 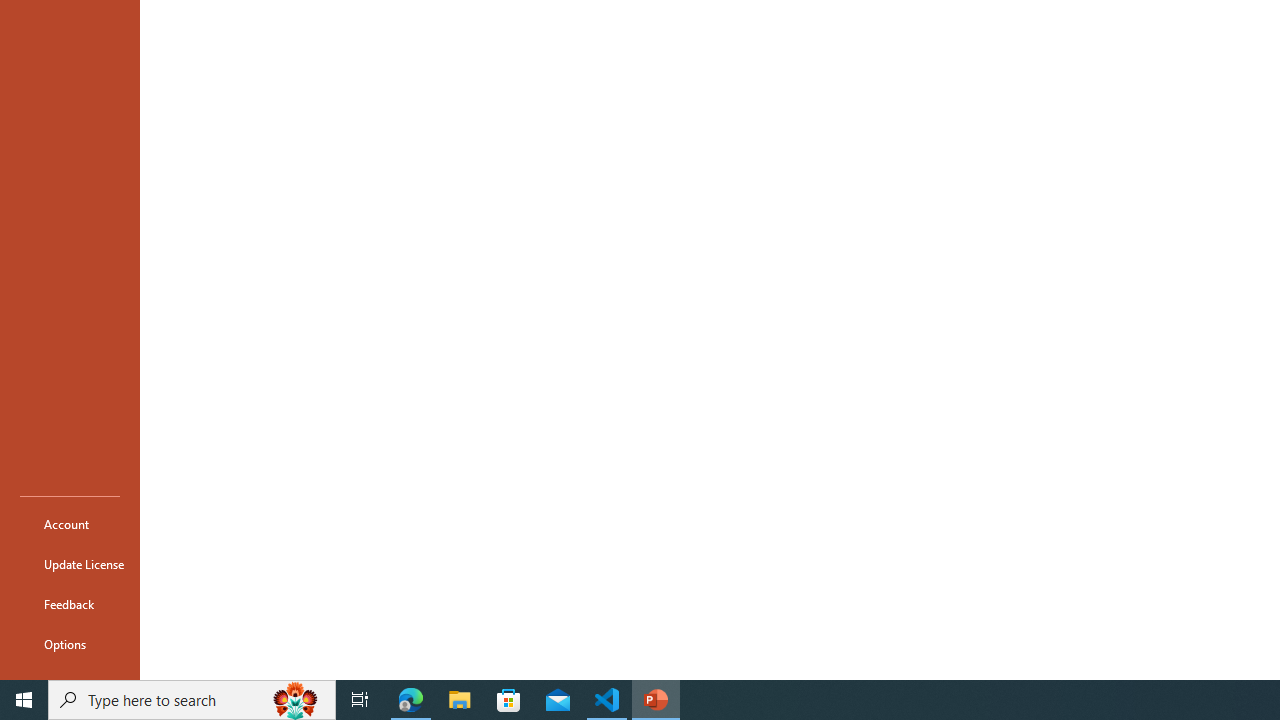 I want to click on 'Options', so click(x=69, y=644).